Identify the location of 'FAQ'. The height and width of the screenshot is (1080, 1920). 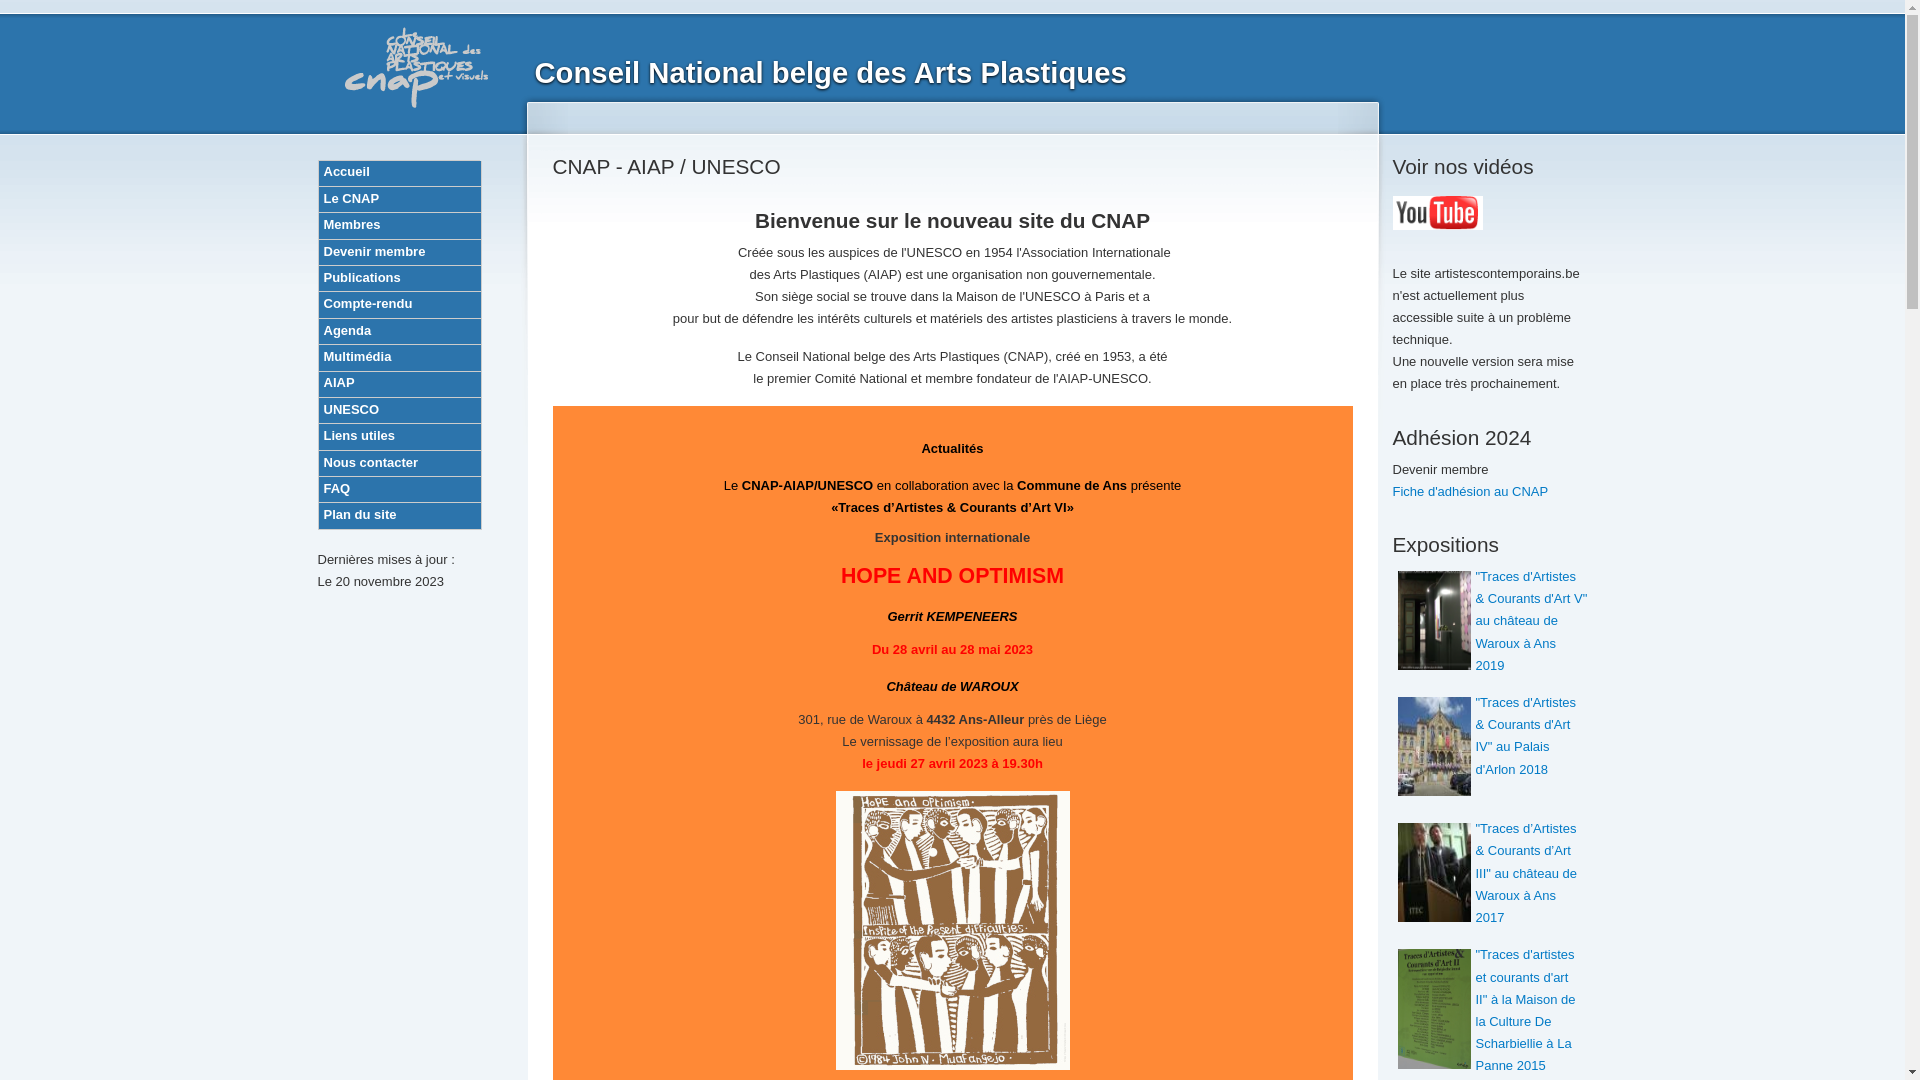
(399, 488).